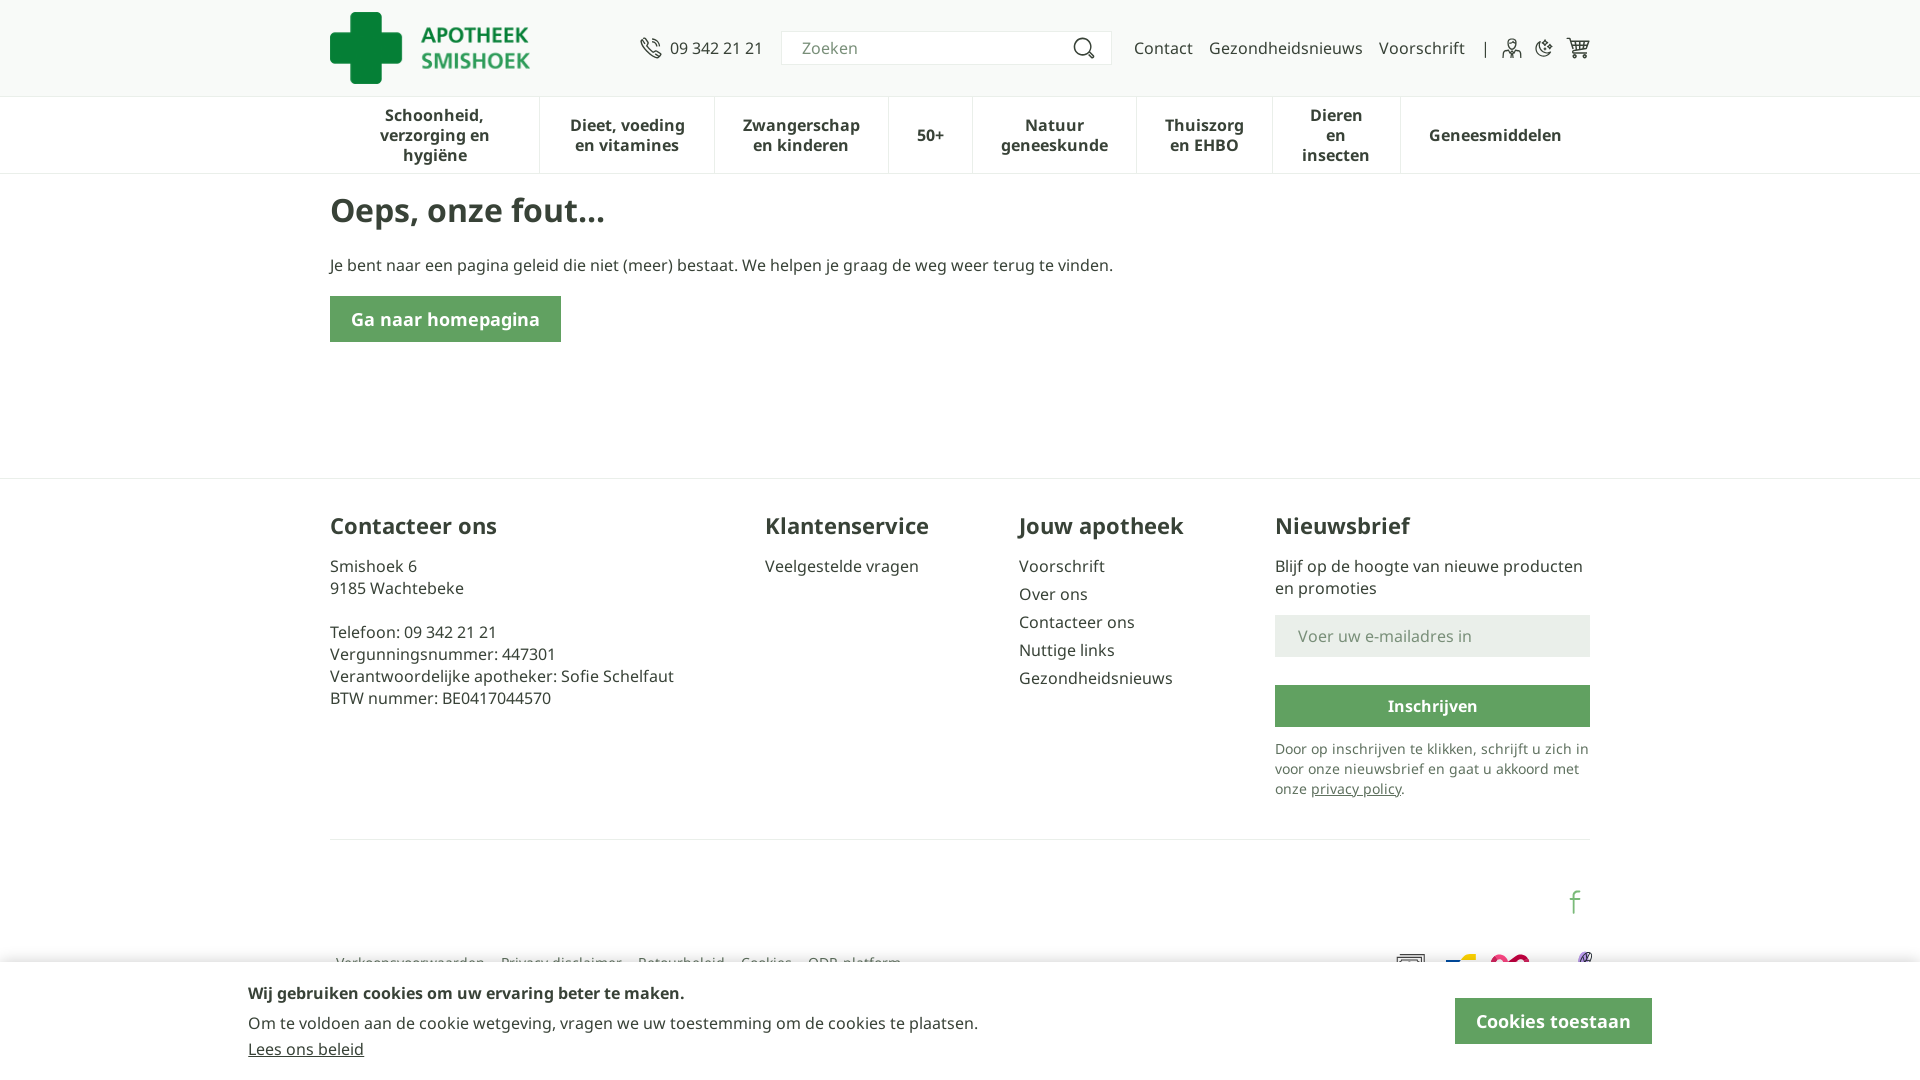 The image size is (1920, 1080). Describe the element at coordinates (1552, 1021) in the screenshot. I see `'Cookies toestaan'` at that location.